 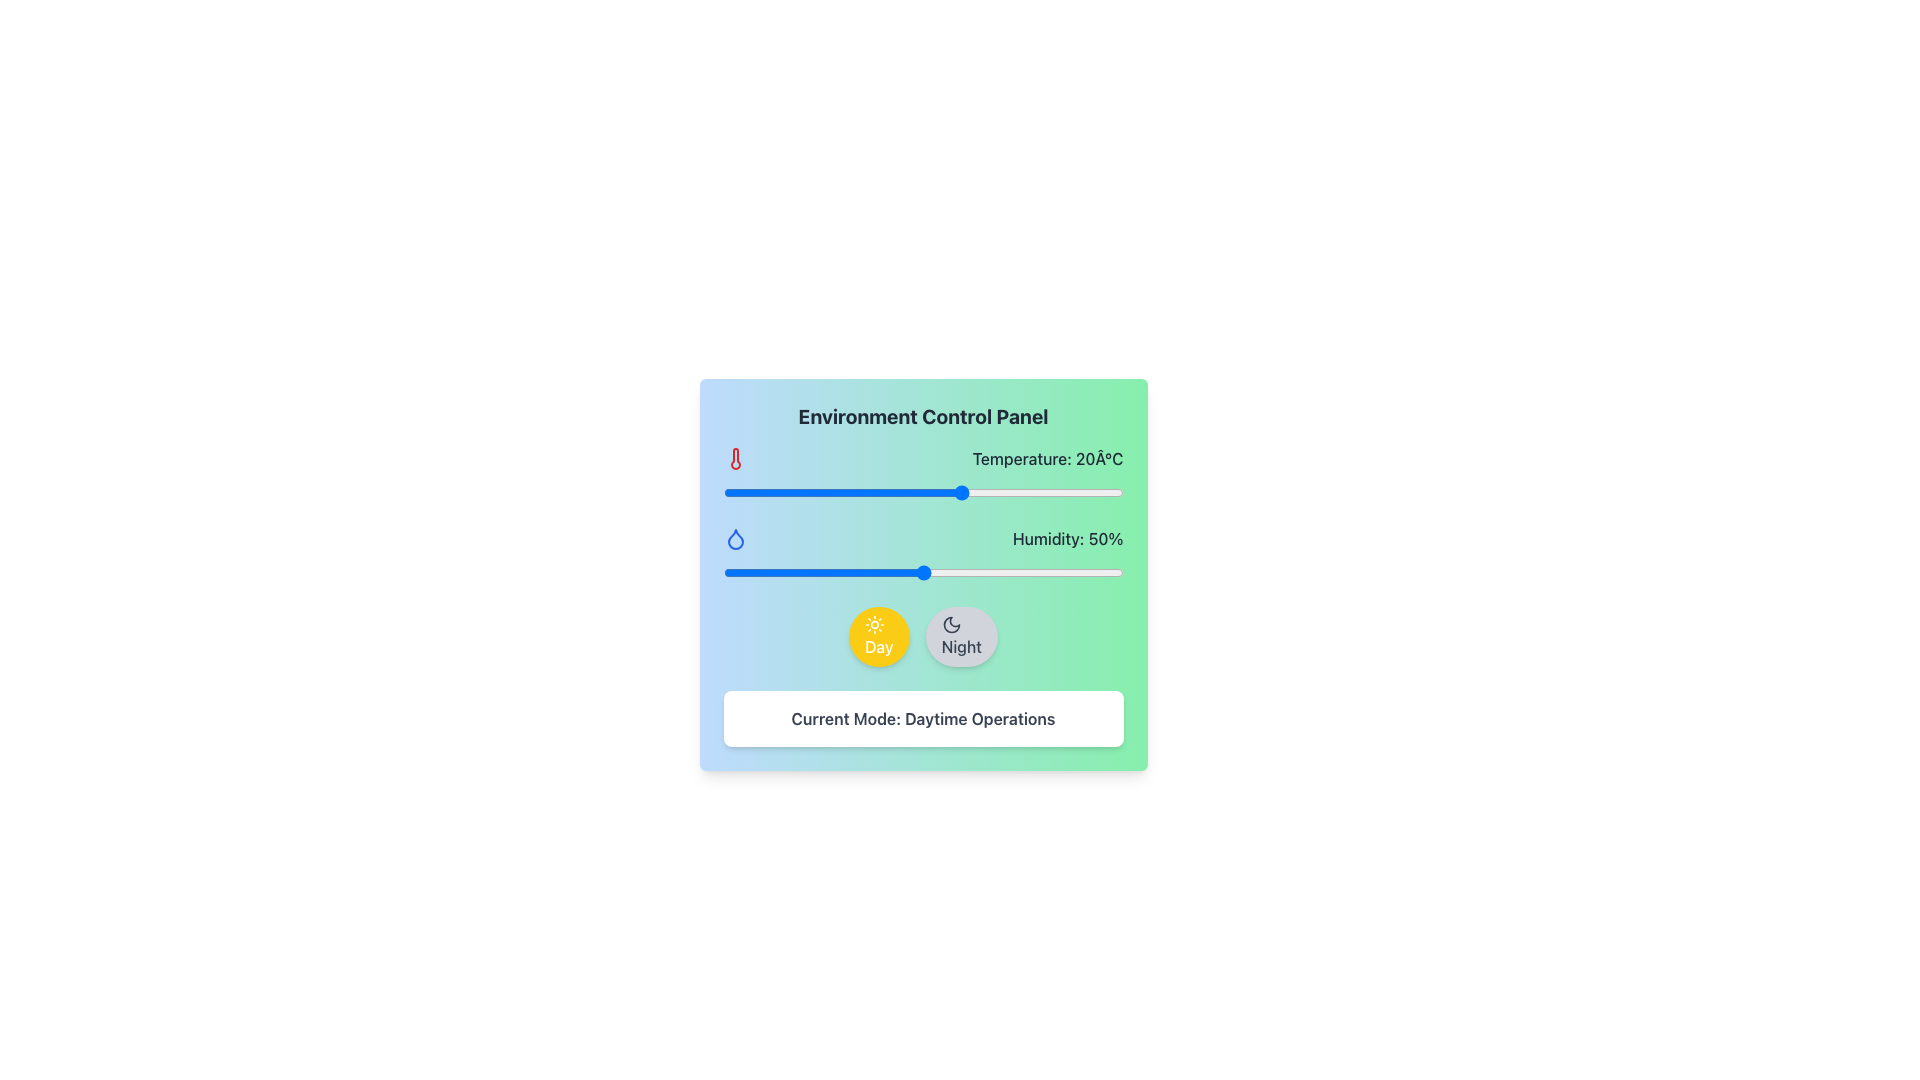 What do you see at coordinates (922, 573) in the screenshot?
I see `the handle of the horizontal humidity slider located below the text 'Humidity: 50%'` at bounding box center [922, 573].